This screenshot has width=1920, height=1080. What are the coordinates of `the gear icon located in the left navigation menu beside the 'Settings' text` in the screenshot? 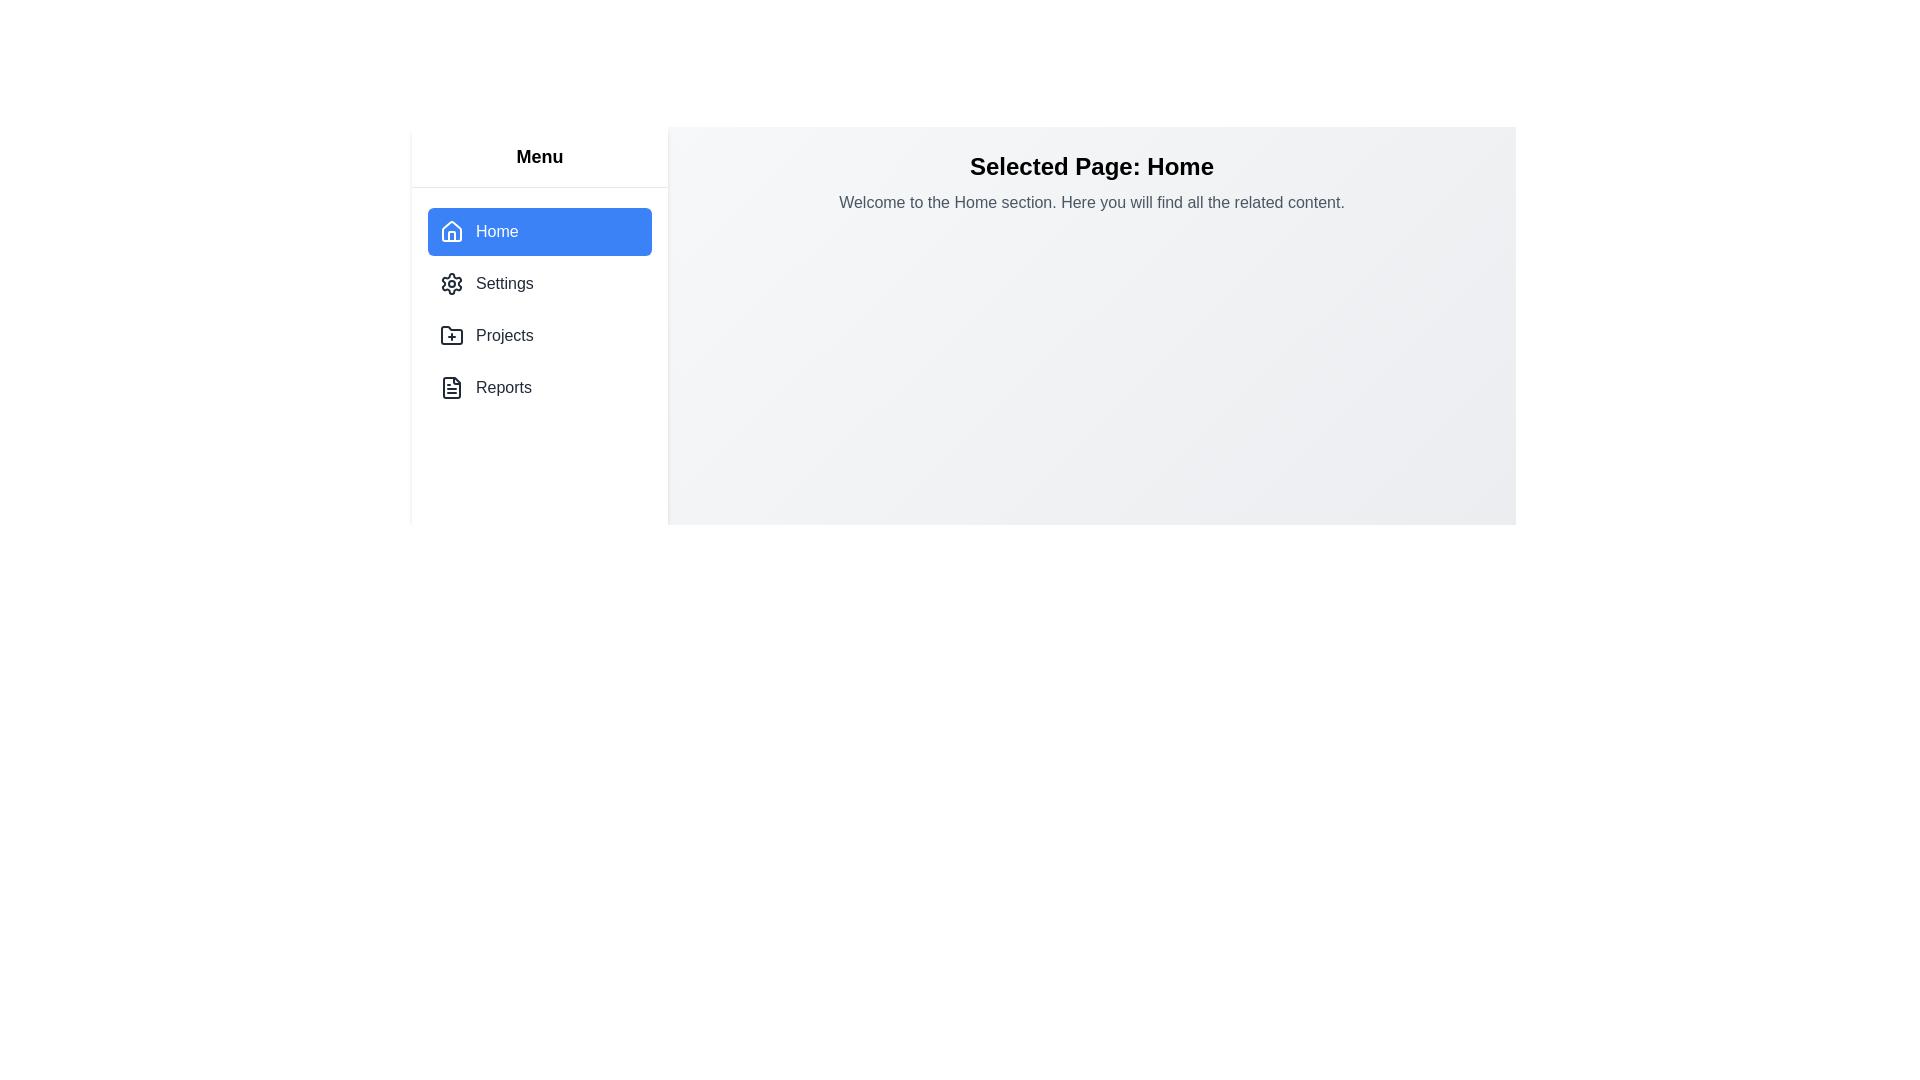 It's located at (450, 284).